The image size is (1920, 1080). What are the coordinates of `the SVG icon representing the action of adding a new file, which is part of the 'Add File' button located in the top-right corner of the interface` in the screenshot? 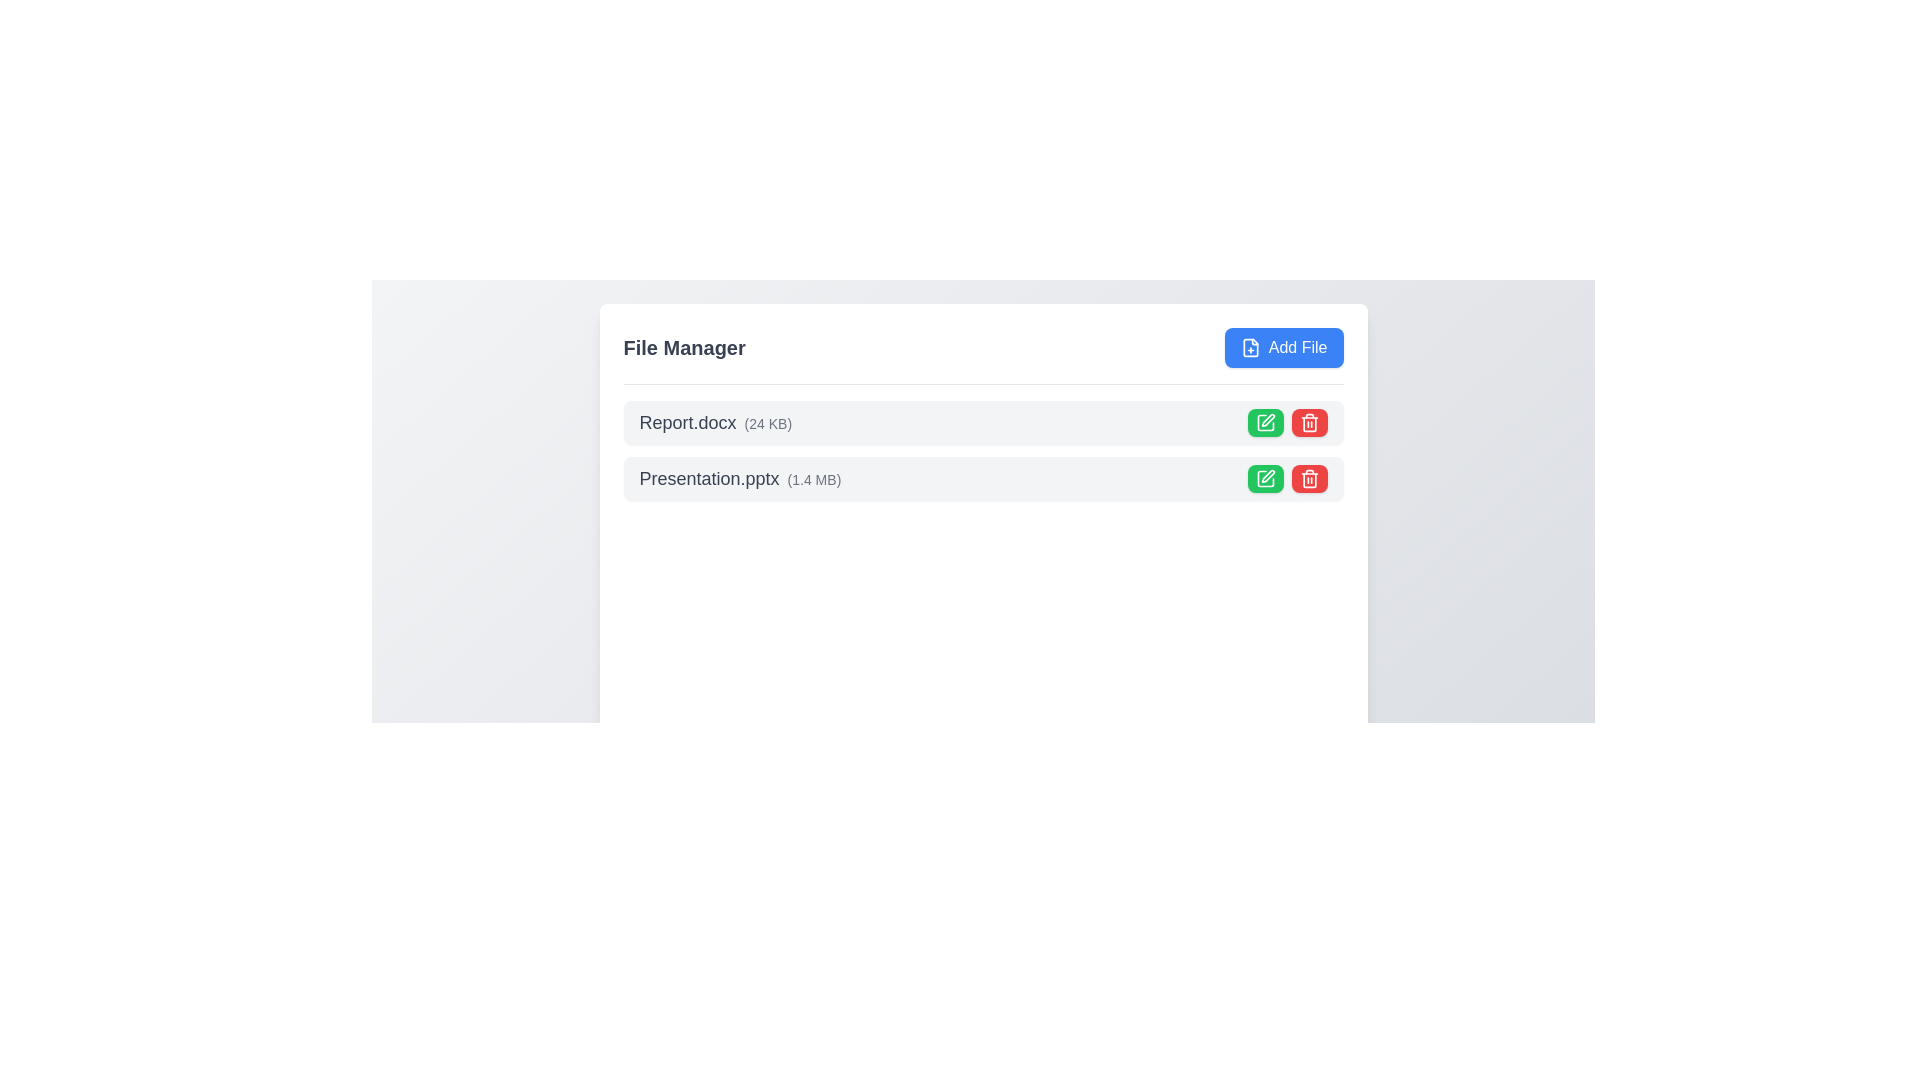 It's located at (1249, 346).